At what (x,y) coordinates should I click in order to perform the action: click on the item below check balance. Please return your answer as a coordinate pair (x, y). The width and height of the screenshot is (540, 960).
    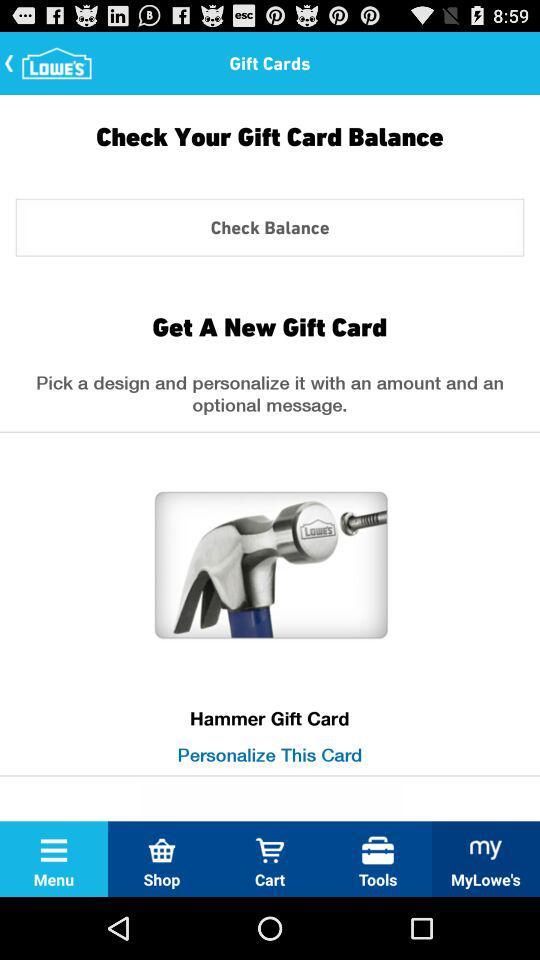
    Looking at the image, I should click on (269, 326).